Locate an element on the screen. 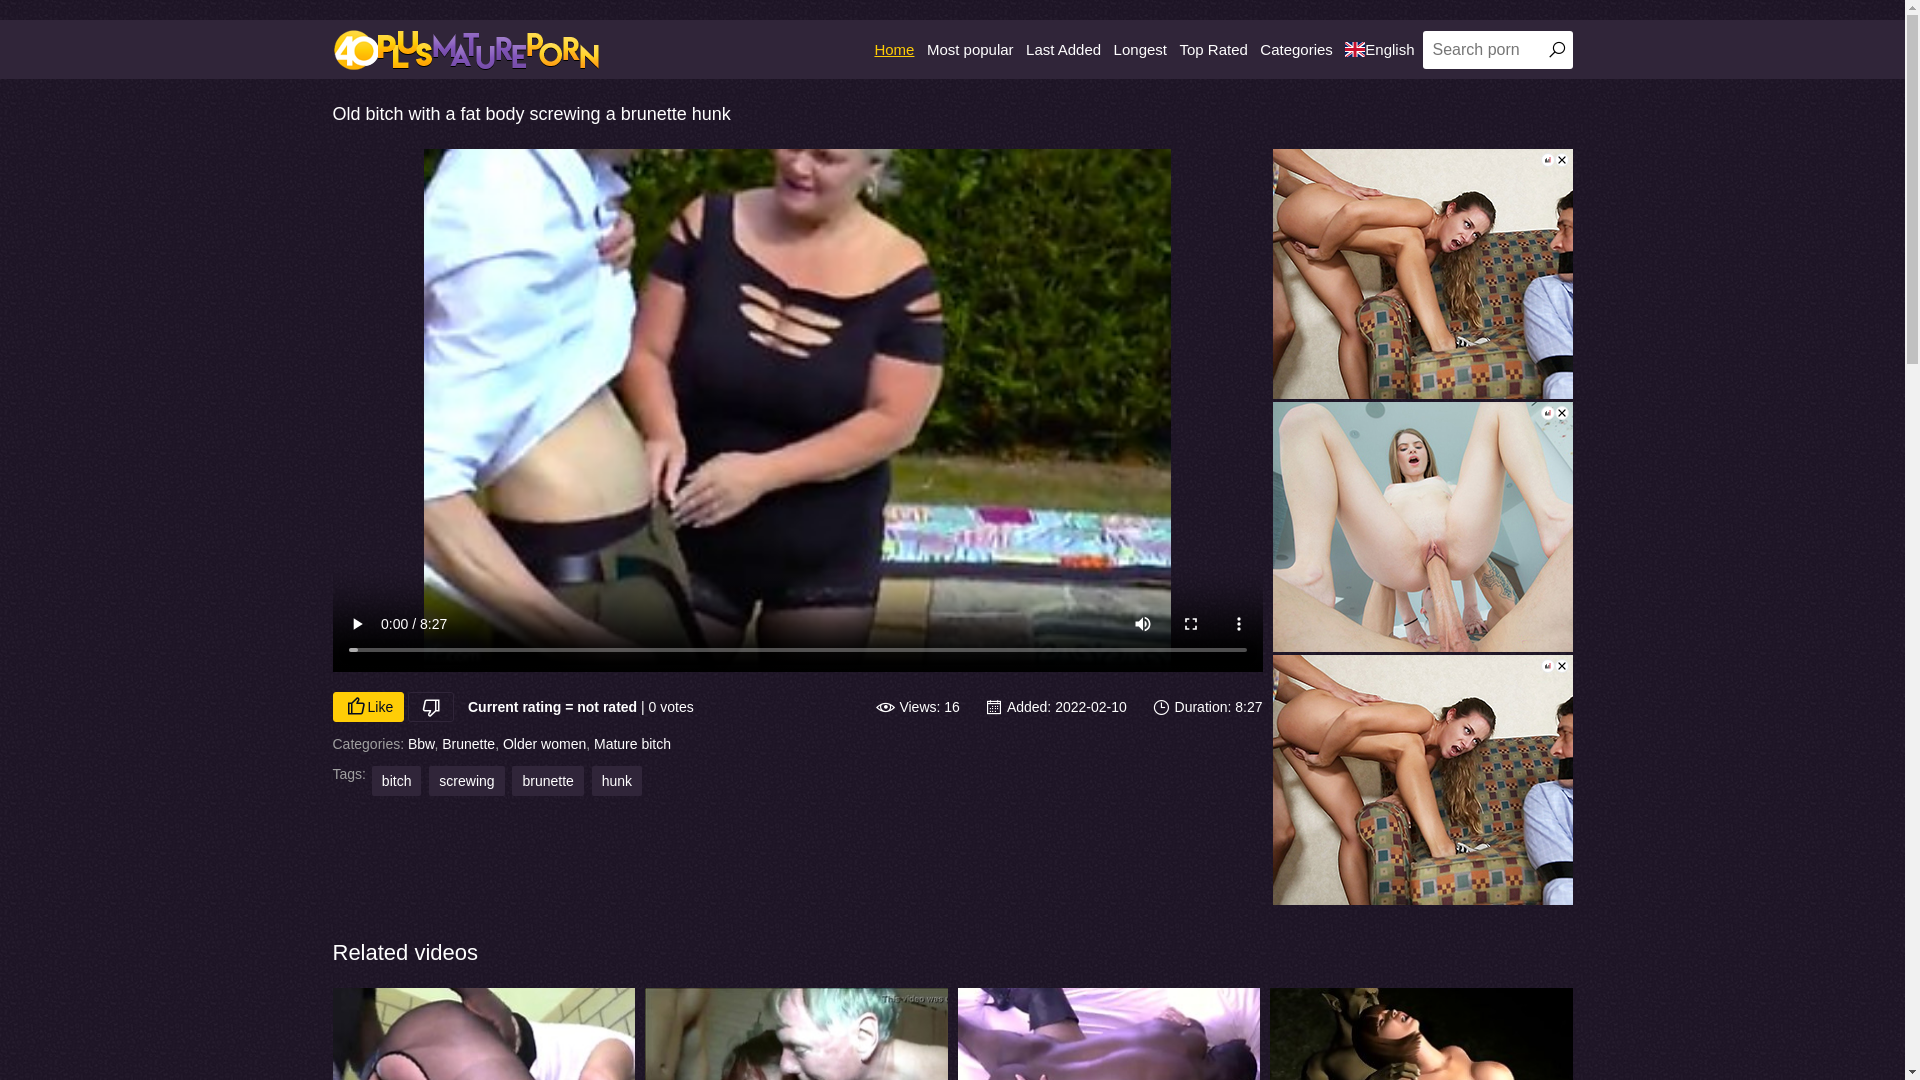 Image resolution: width=1920 pixels, height=1080 pixels. 'English' is located at coordinates (1378, 49).